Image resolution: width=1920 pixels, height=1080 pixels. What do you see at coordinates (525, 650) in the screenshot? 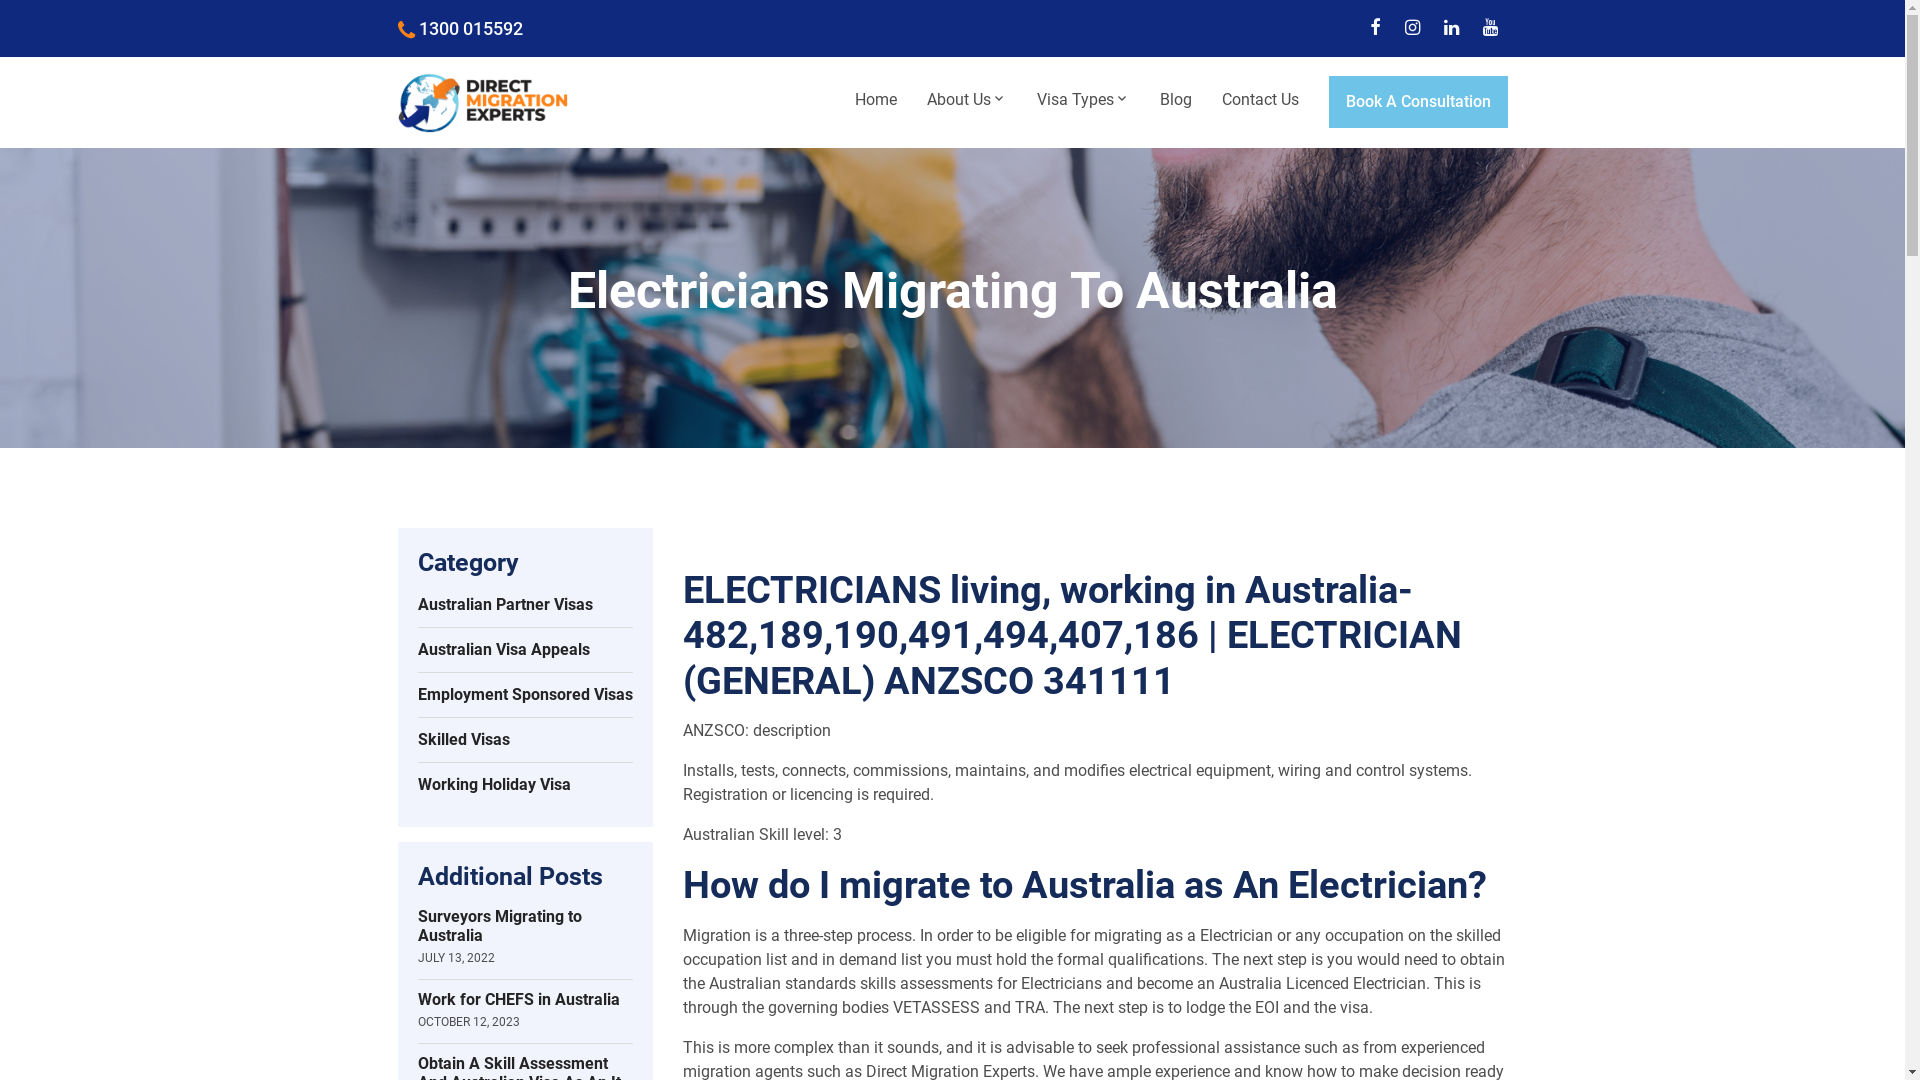
I see `'Australian Visa Appeals'` at bounding box center [525, 650].